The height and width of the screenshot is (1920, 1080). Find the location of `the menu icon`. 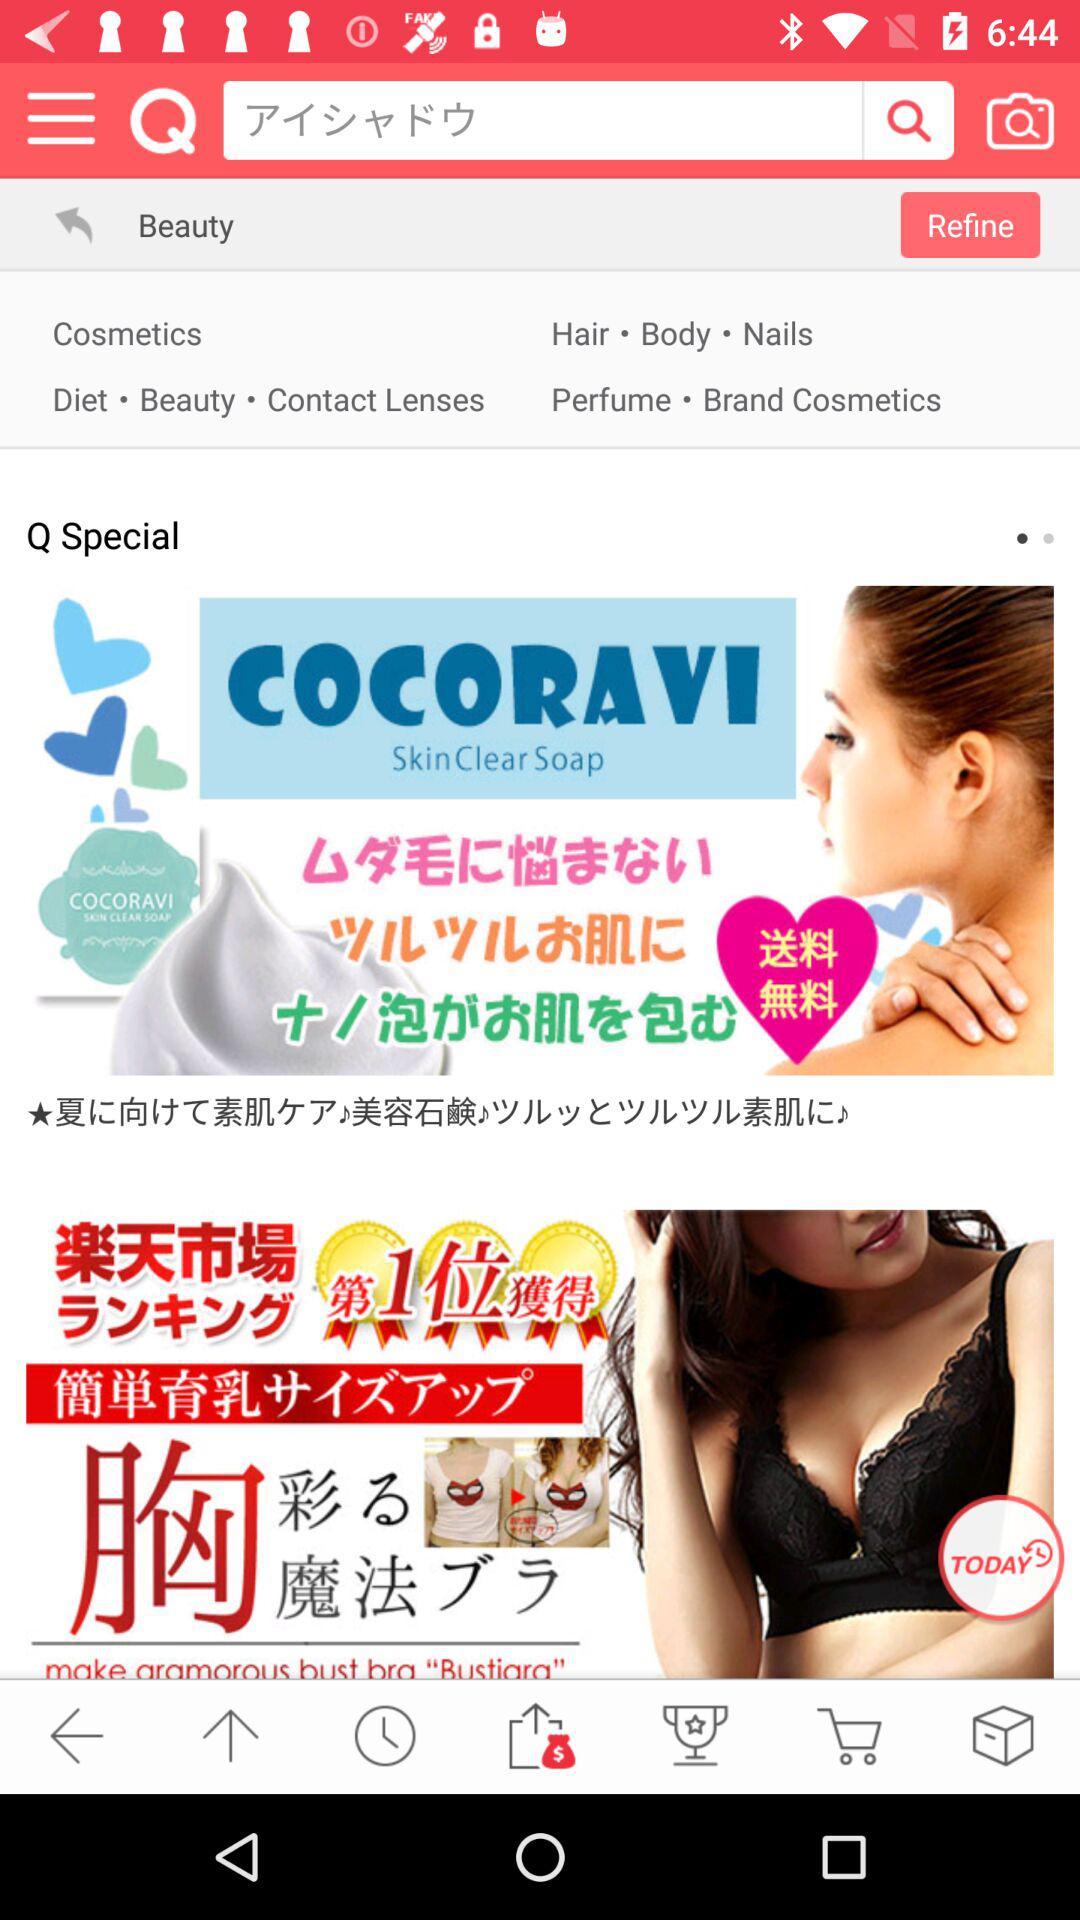

the menu icon is located at coordinates (60, 119).